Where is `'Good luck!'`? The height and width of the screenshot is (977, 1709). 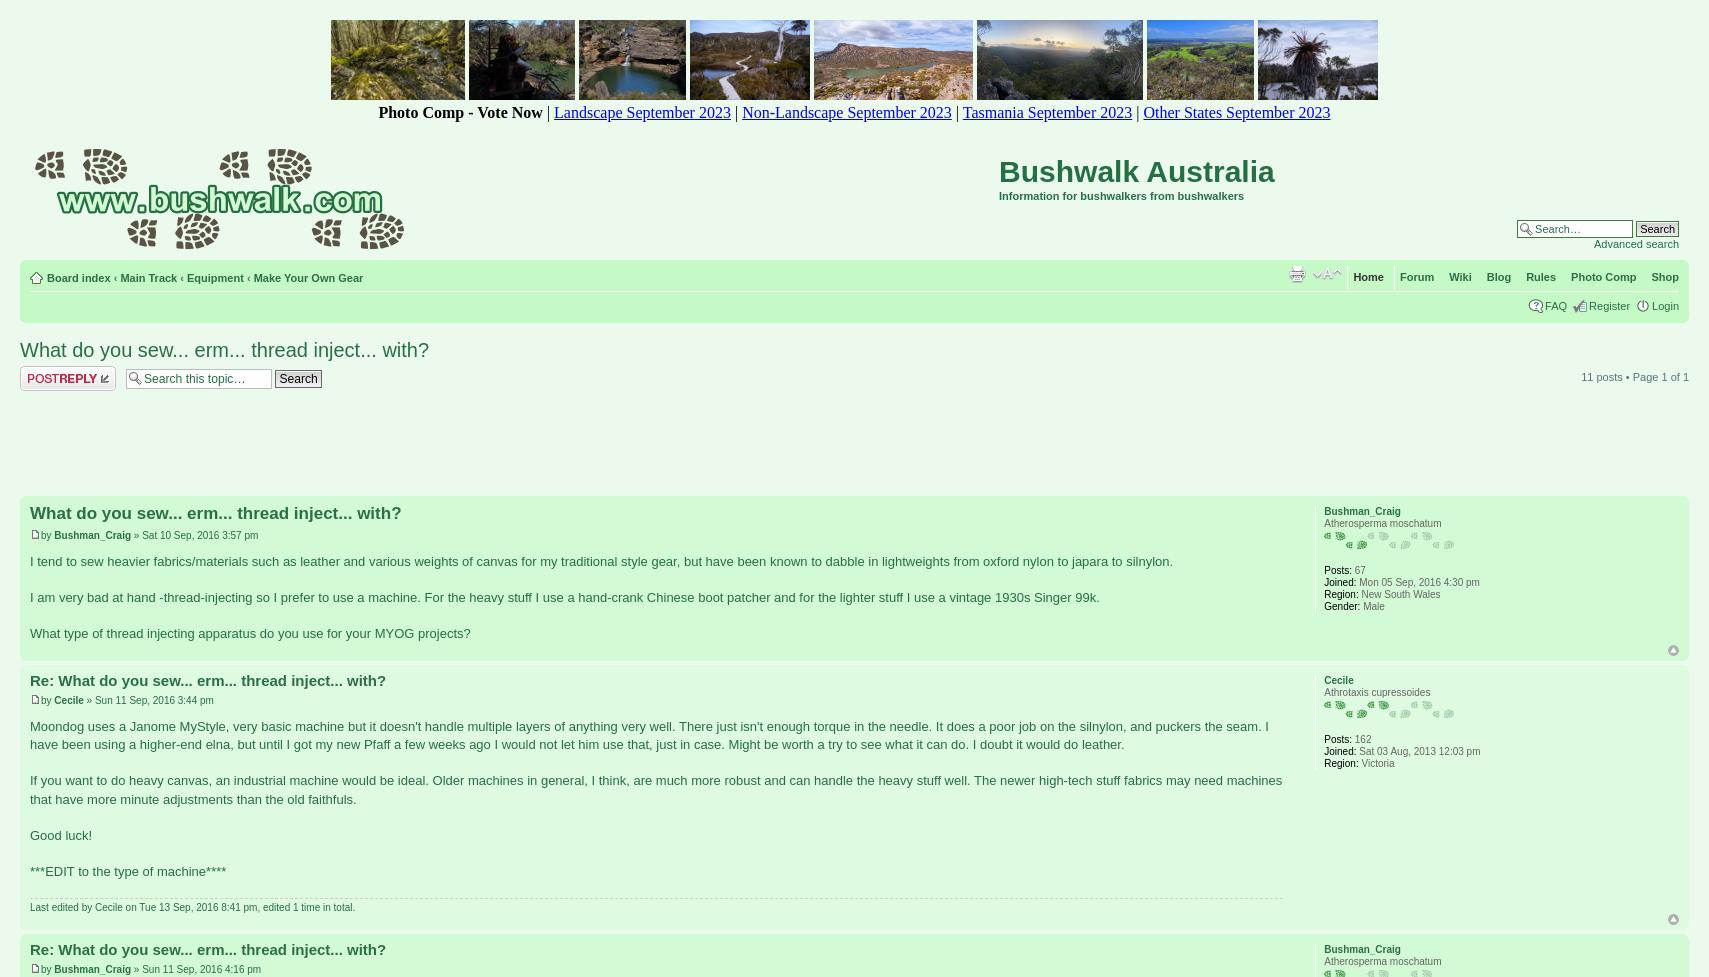 'Good luck!' is located at coordinates (60, 834).